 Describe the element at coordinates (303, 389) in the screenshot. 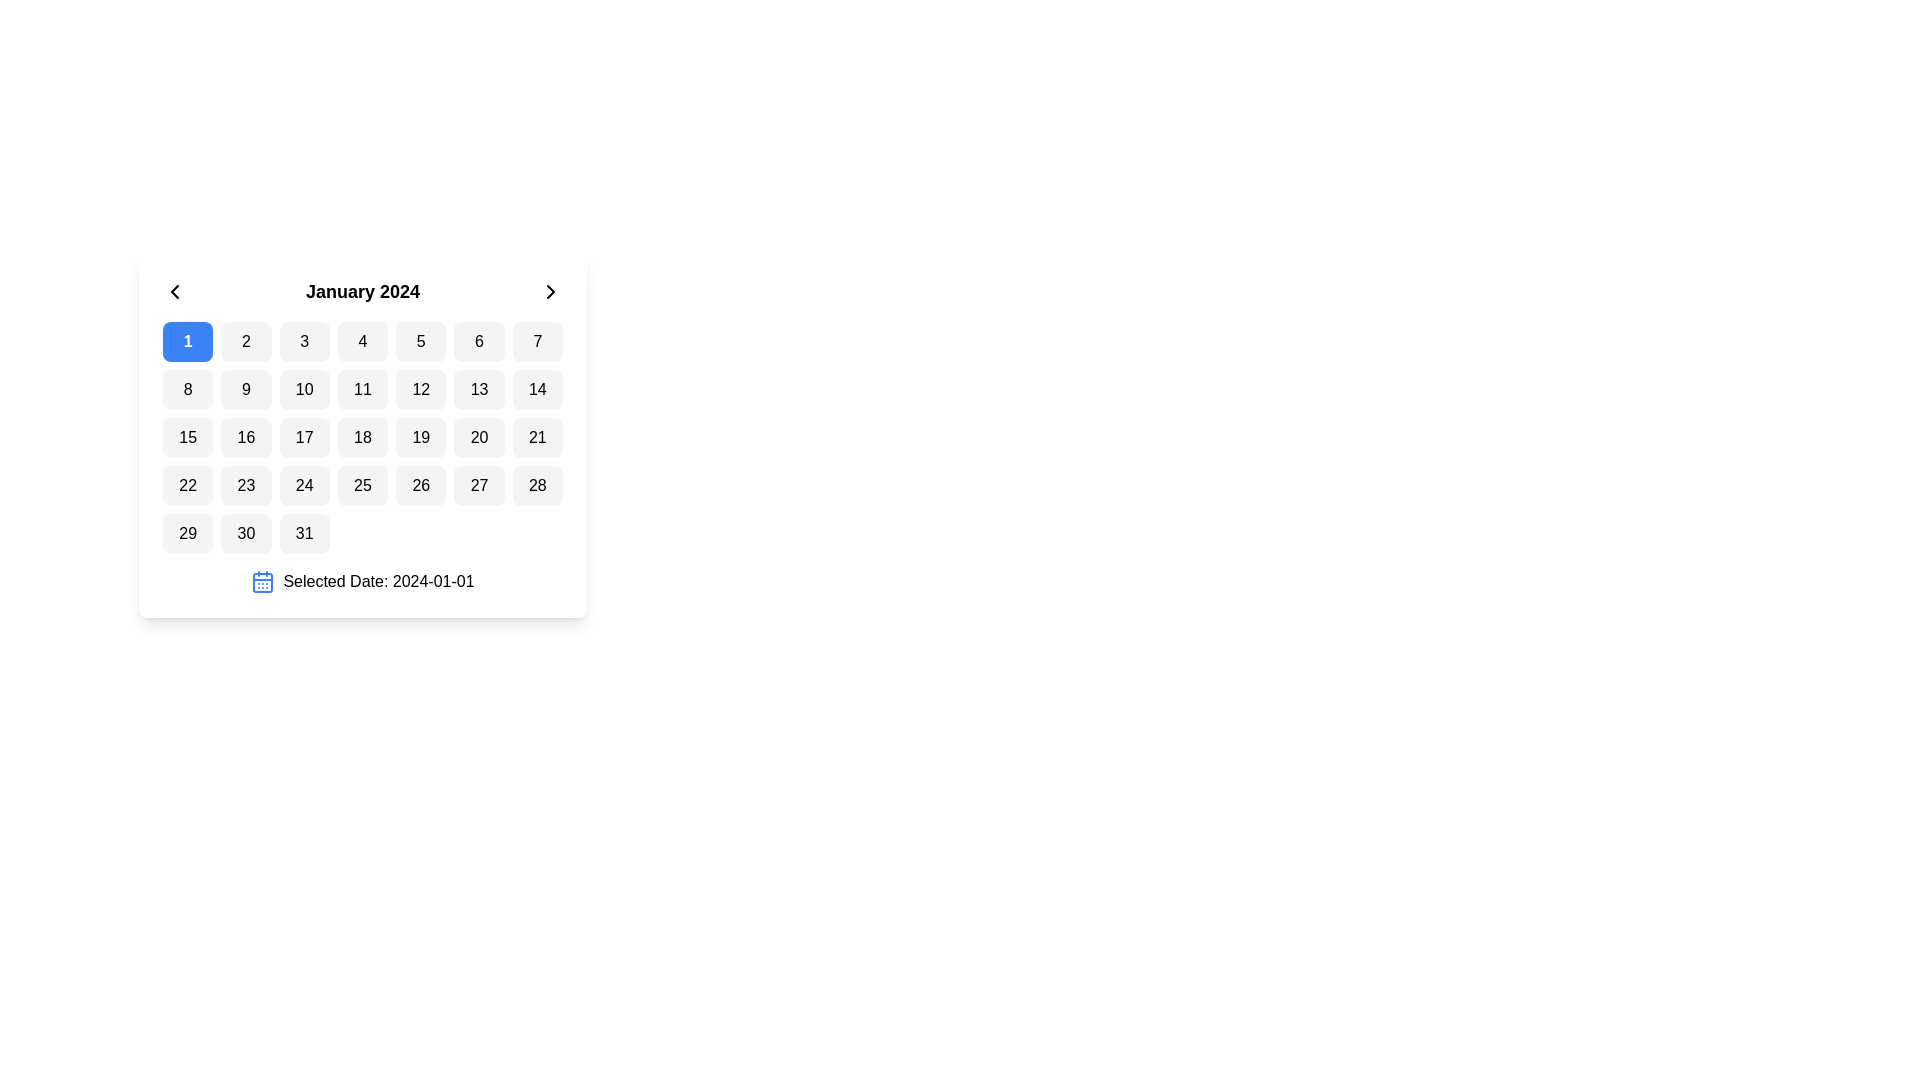

I see `the button displaying '10' in black text, which is the 10th item in the second row of the January 2024 calendar grid` at that location.